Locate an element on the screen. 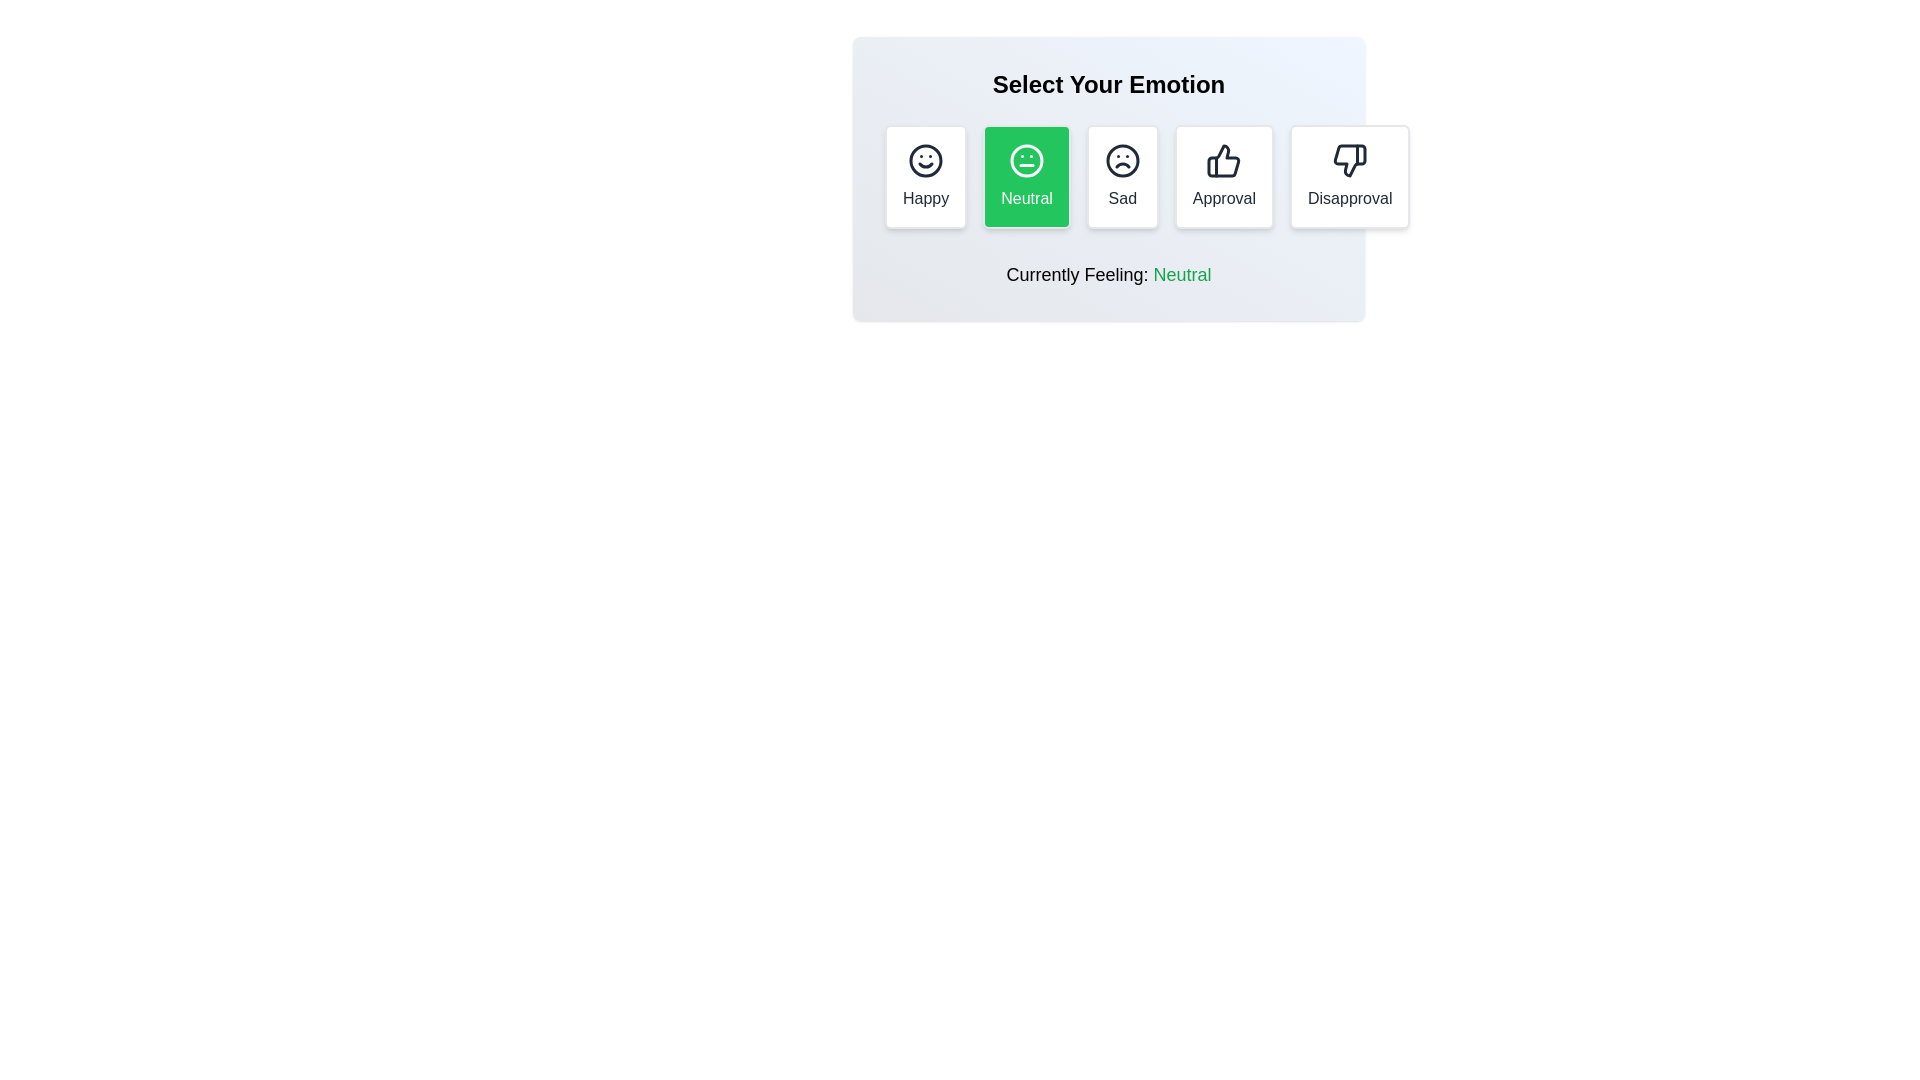 The image size is (1920, 1080). the Sad button to select the corresponding reaction is located at coordinates (1123, 176).